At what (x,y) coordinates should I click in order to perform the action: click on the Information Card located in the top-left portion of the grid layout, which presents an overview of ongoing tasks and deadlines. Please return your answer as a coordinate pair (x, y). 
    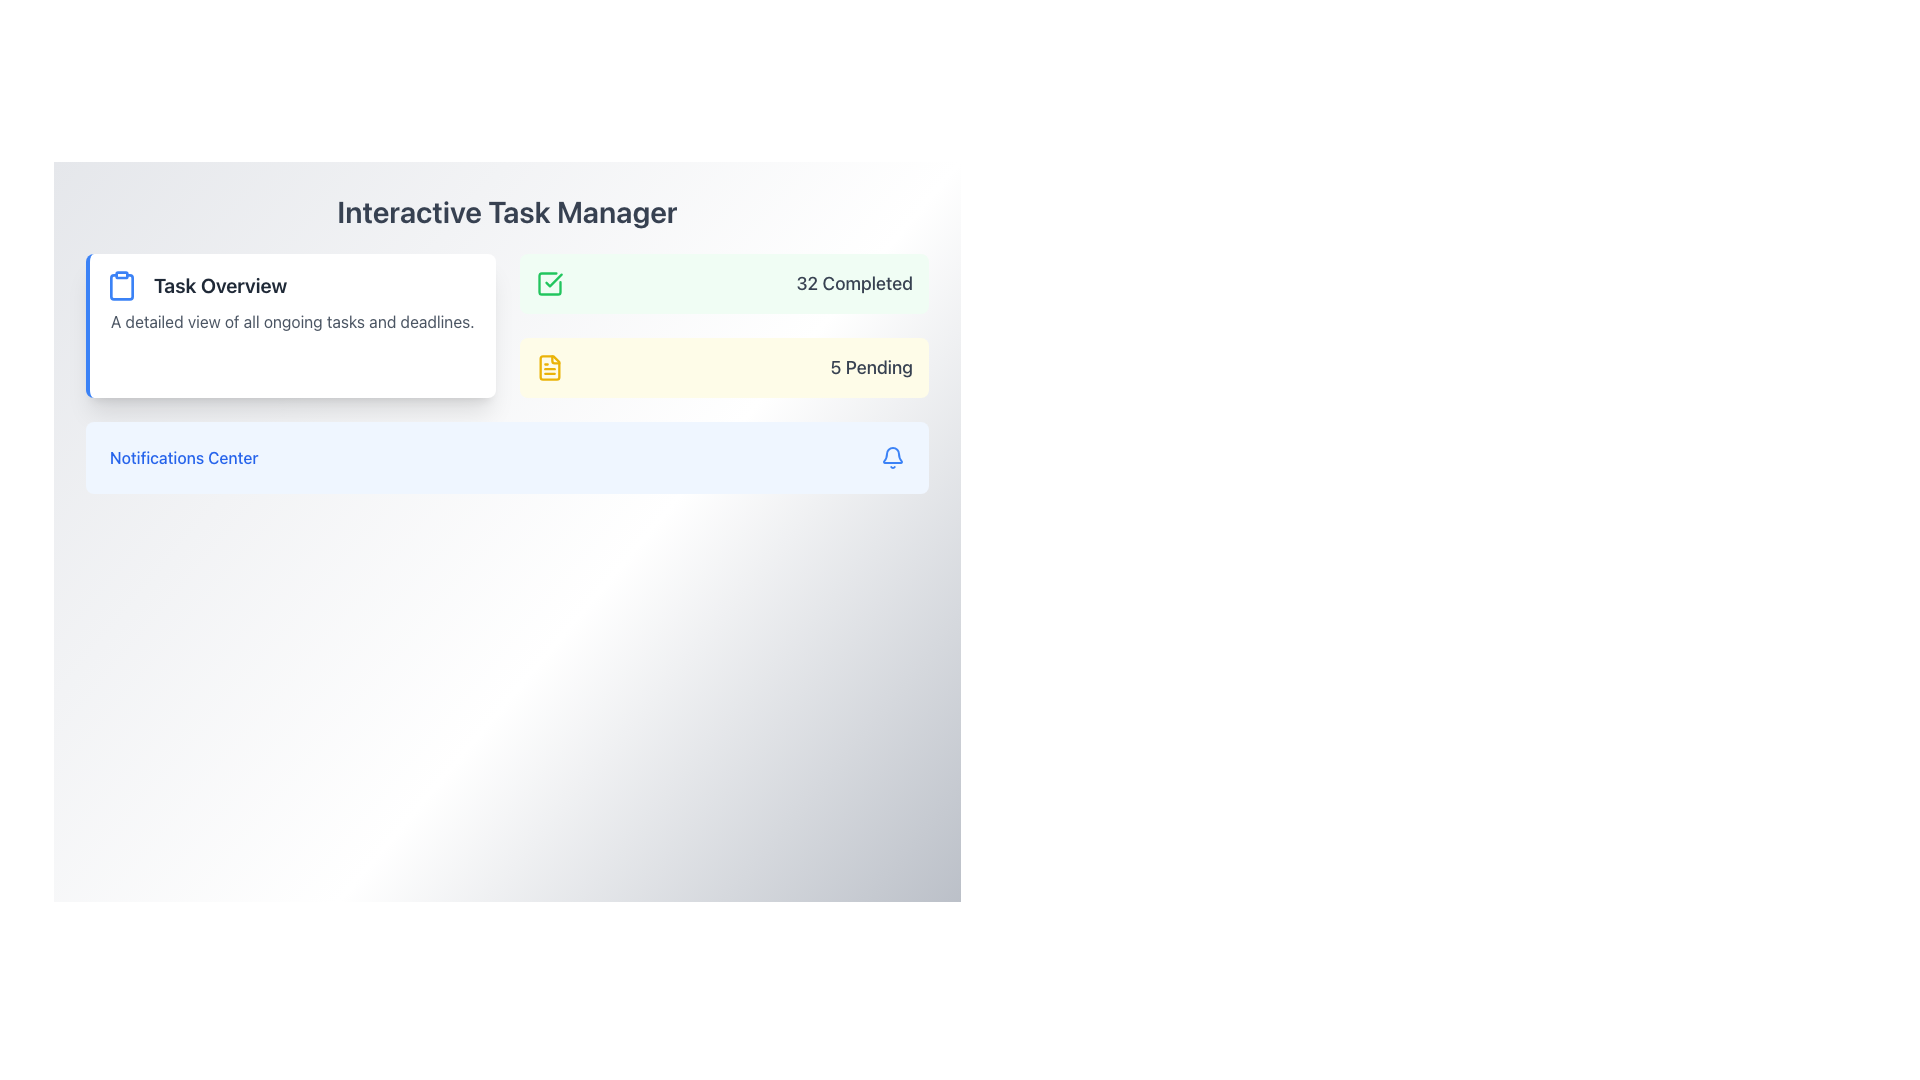
    Looking at the image, I should click on (289, 325).